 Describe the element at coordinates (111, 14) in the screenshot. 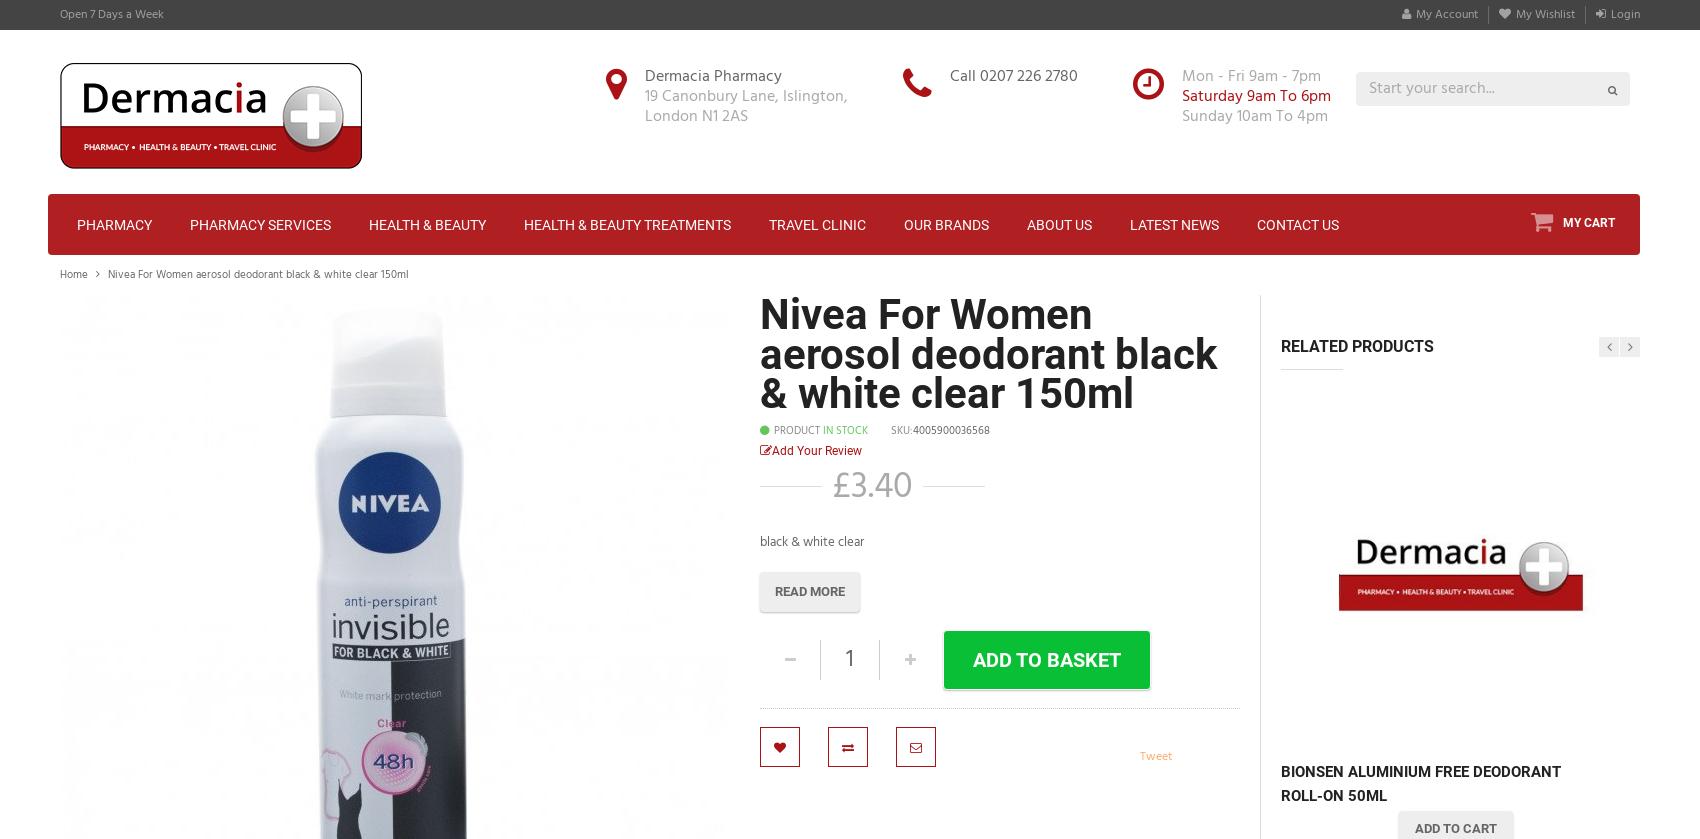

I see `'Open 7 Days a Week'` at that location.